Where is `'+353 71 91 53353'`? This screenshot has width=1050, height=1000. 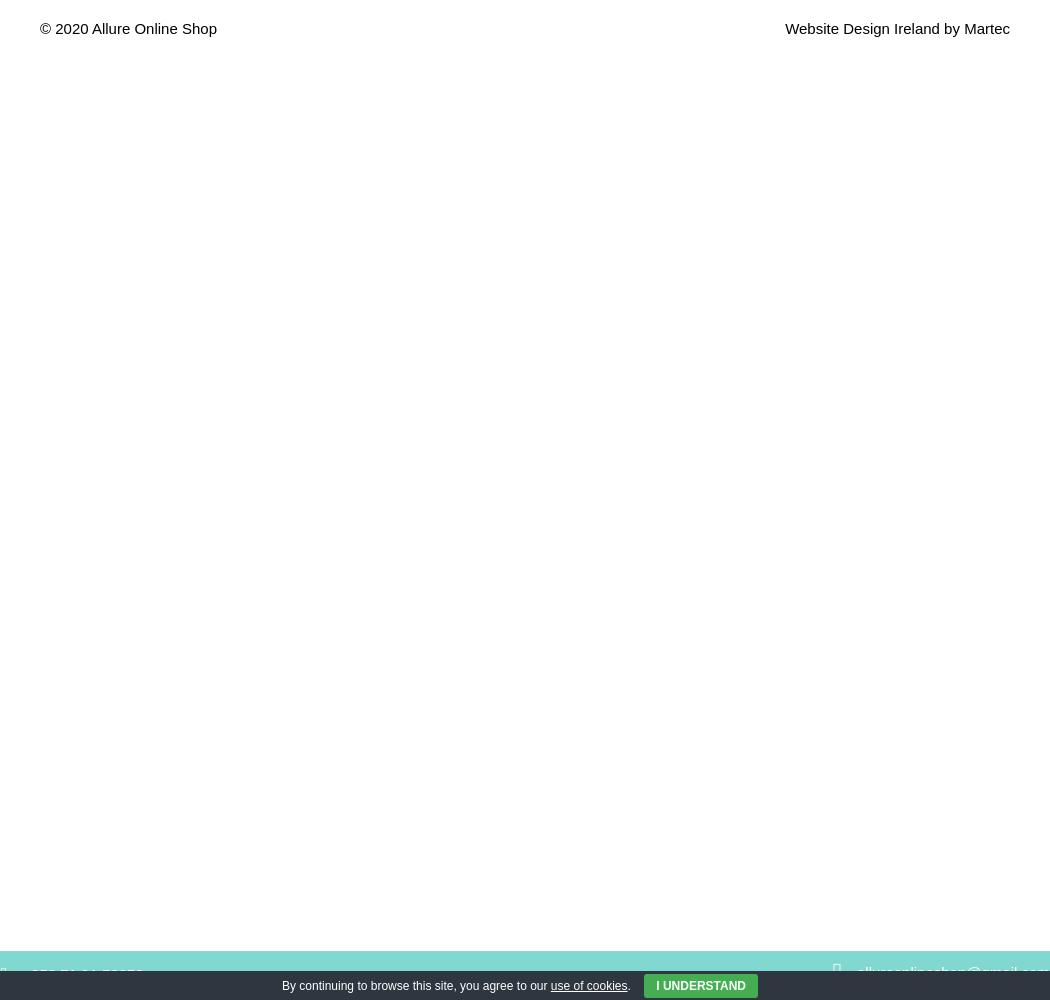
'+353 71 91 53353' is located at coordinates (82, 973).